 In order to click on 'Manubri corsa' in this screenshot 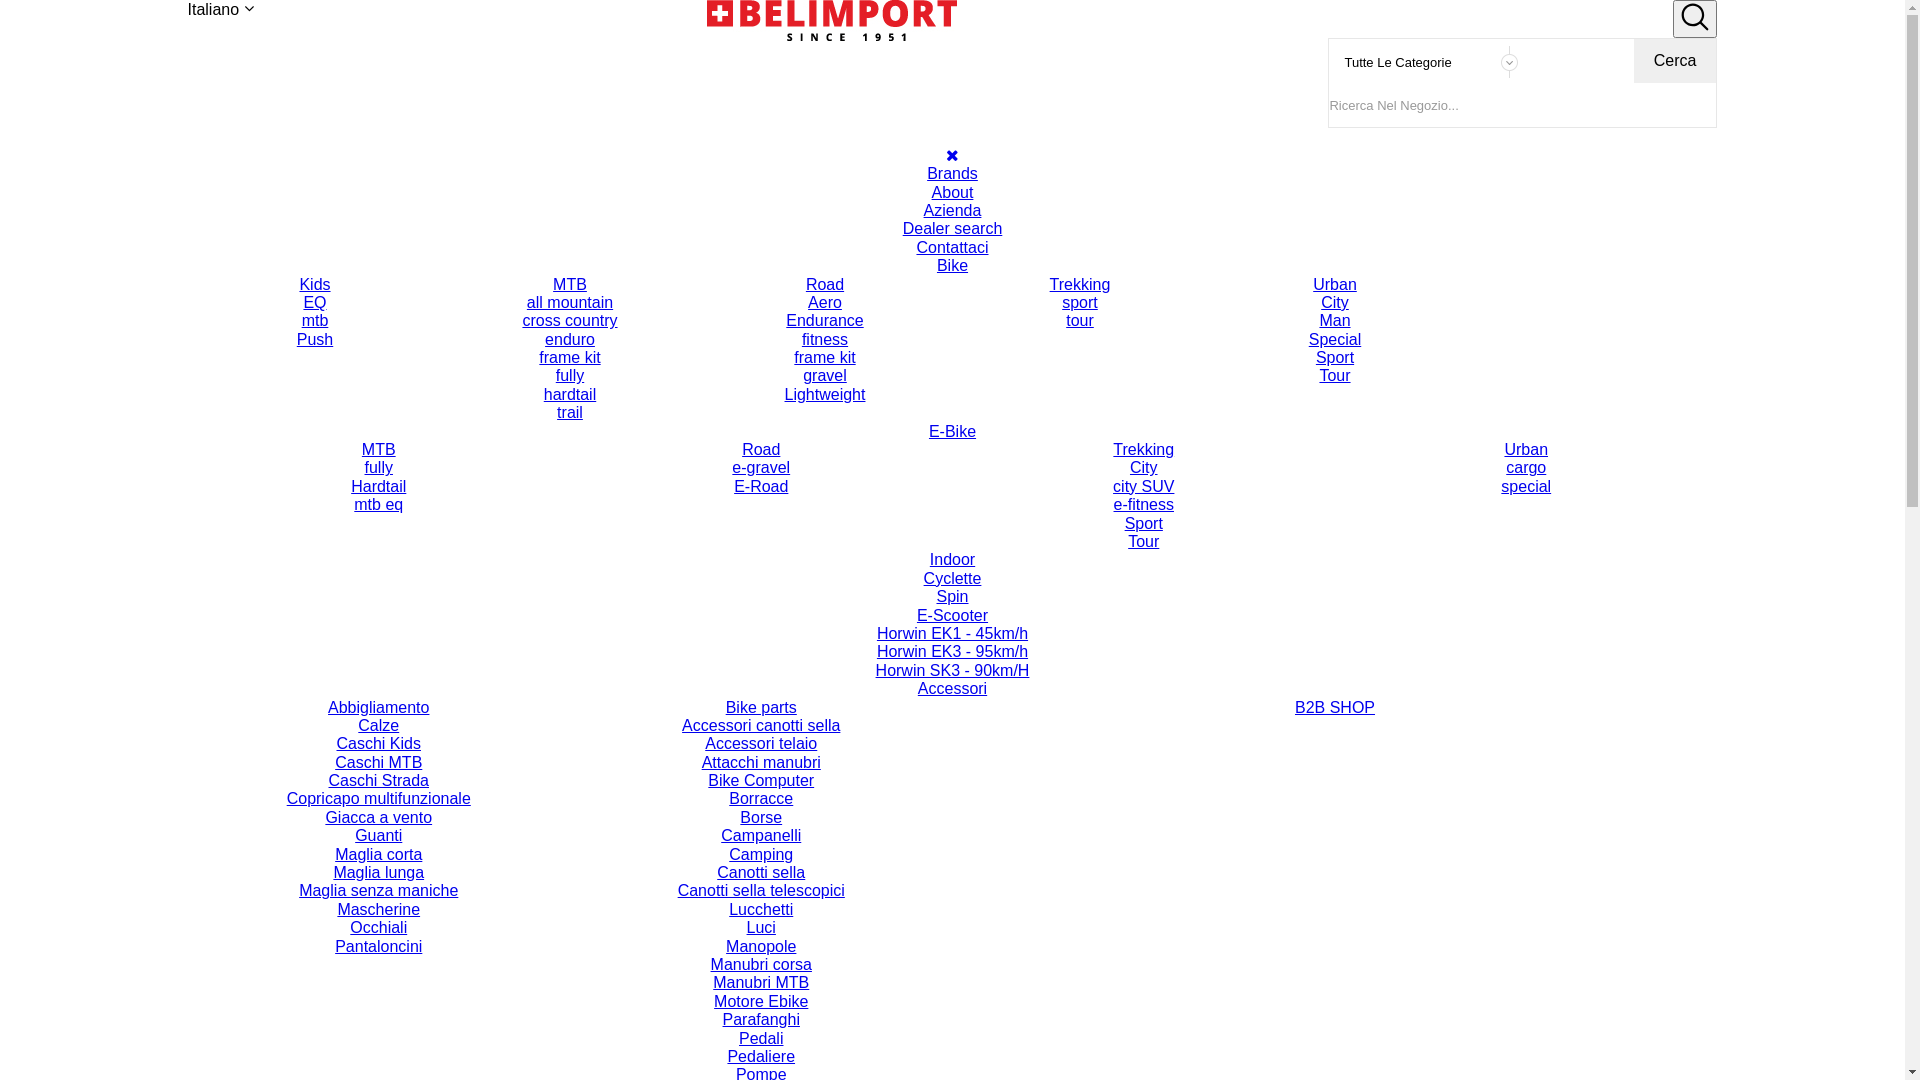, I will do `click(760, 963)`.